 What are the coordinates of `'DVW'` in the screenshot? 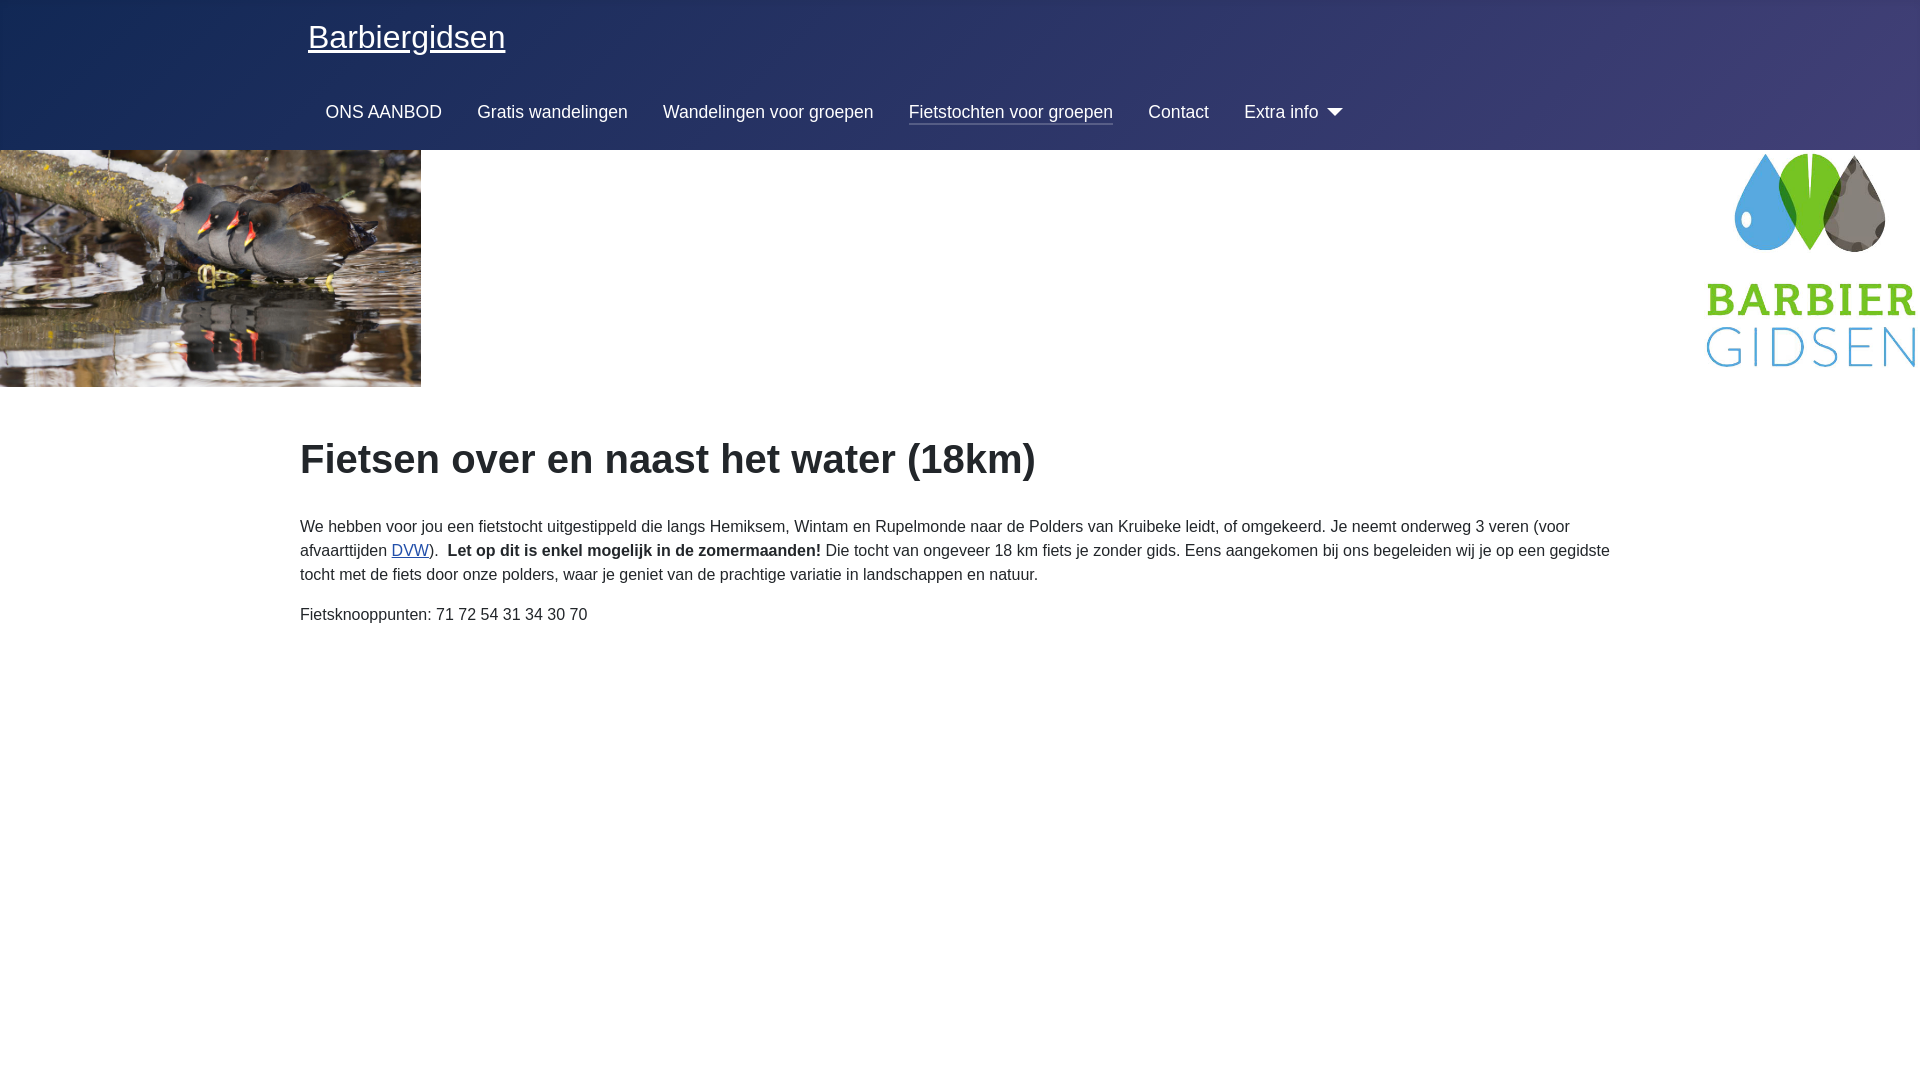 It's located at (409, 550).